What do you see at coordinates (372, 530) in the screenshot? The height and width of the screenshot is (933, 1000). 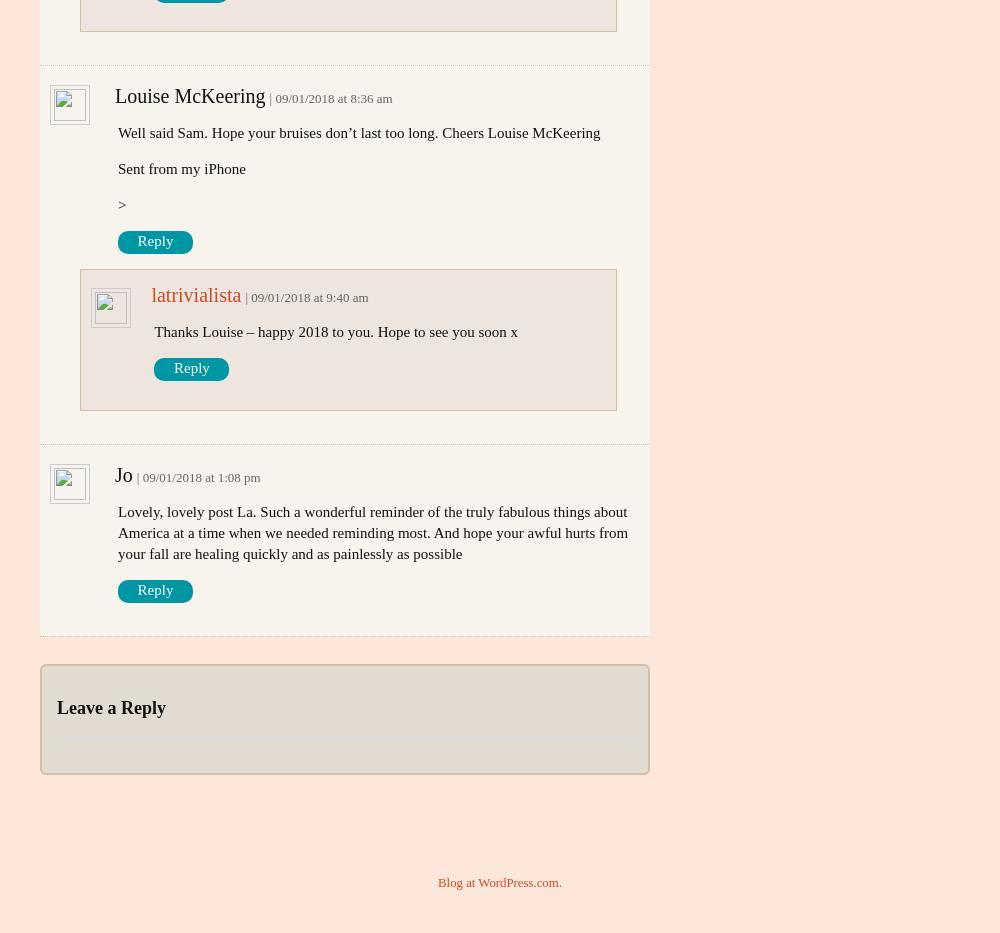 I see `'Lovely, lovely post La. Such a wonderful reminder of the truly fabulous things about America at a time when we needed reminding most. And hope your awful hurts from your fall are healing quickly and as painlessly as possible'` at bounding box center [372, 530].